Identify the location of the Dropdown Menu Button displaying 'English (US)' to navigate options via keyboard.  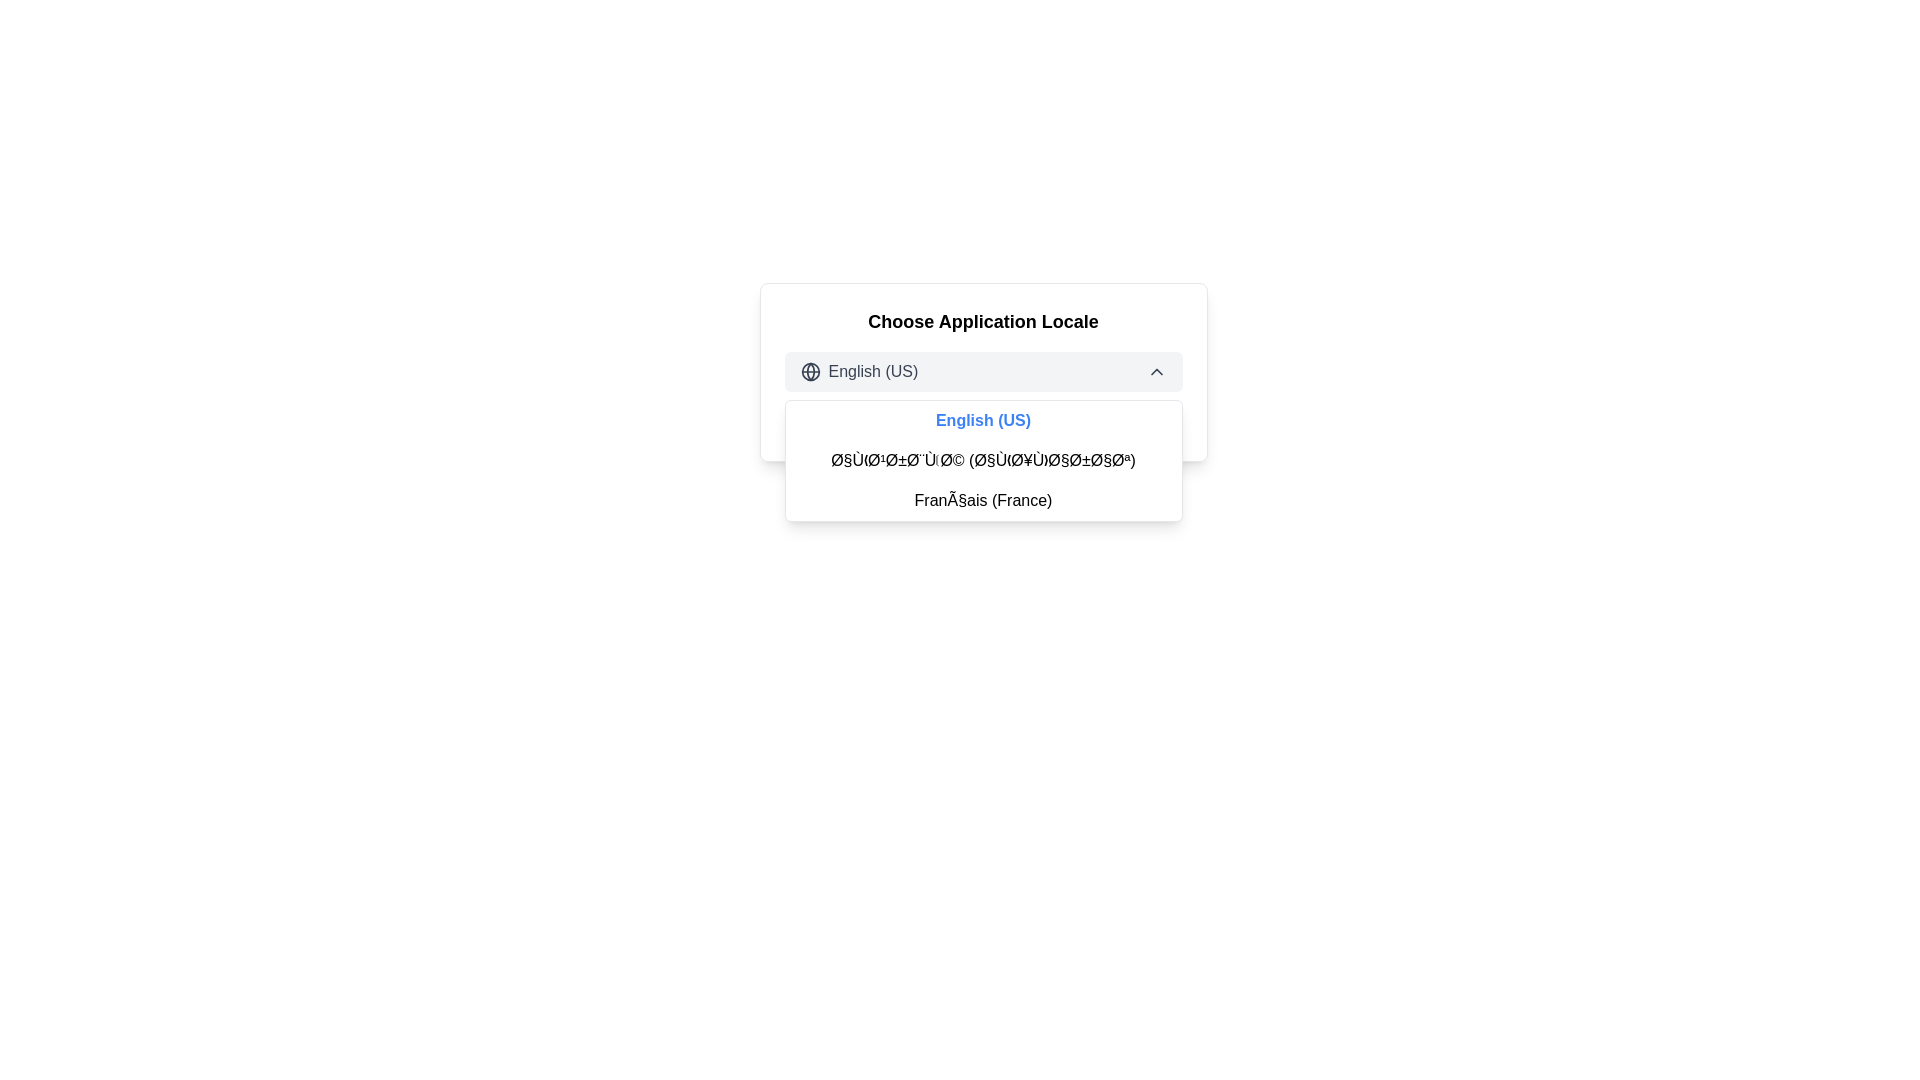
(983, 371).